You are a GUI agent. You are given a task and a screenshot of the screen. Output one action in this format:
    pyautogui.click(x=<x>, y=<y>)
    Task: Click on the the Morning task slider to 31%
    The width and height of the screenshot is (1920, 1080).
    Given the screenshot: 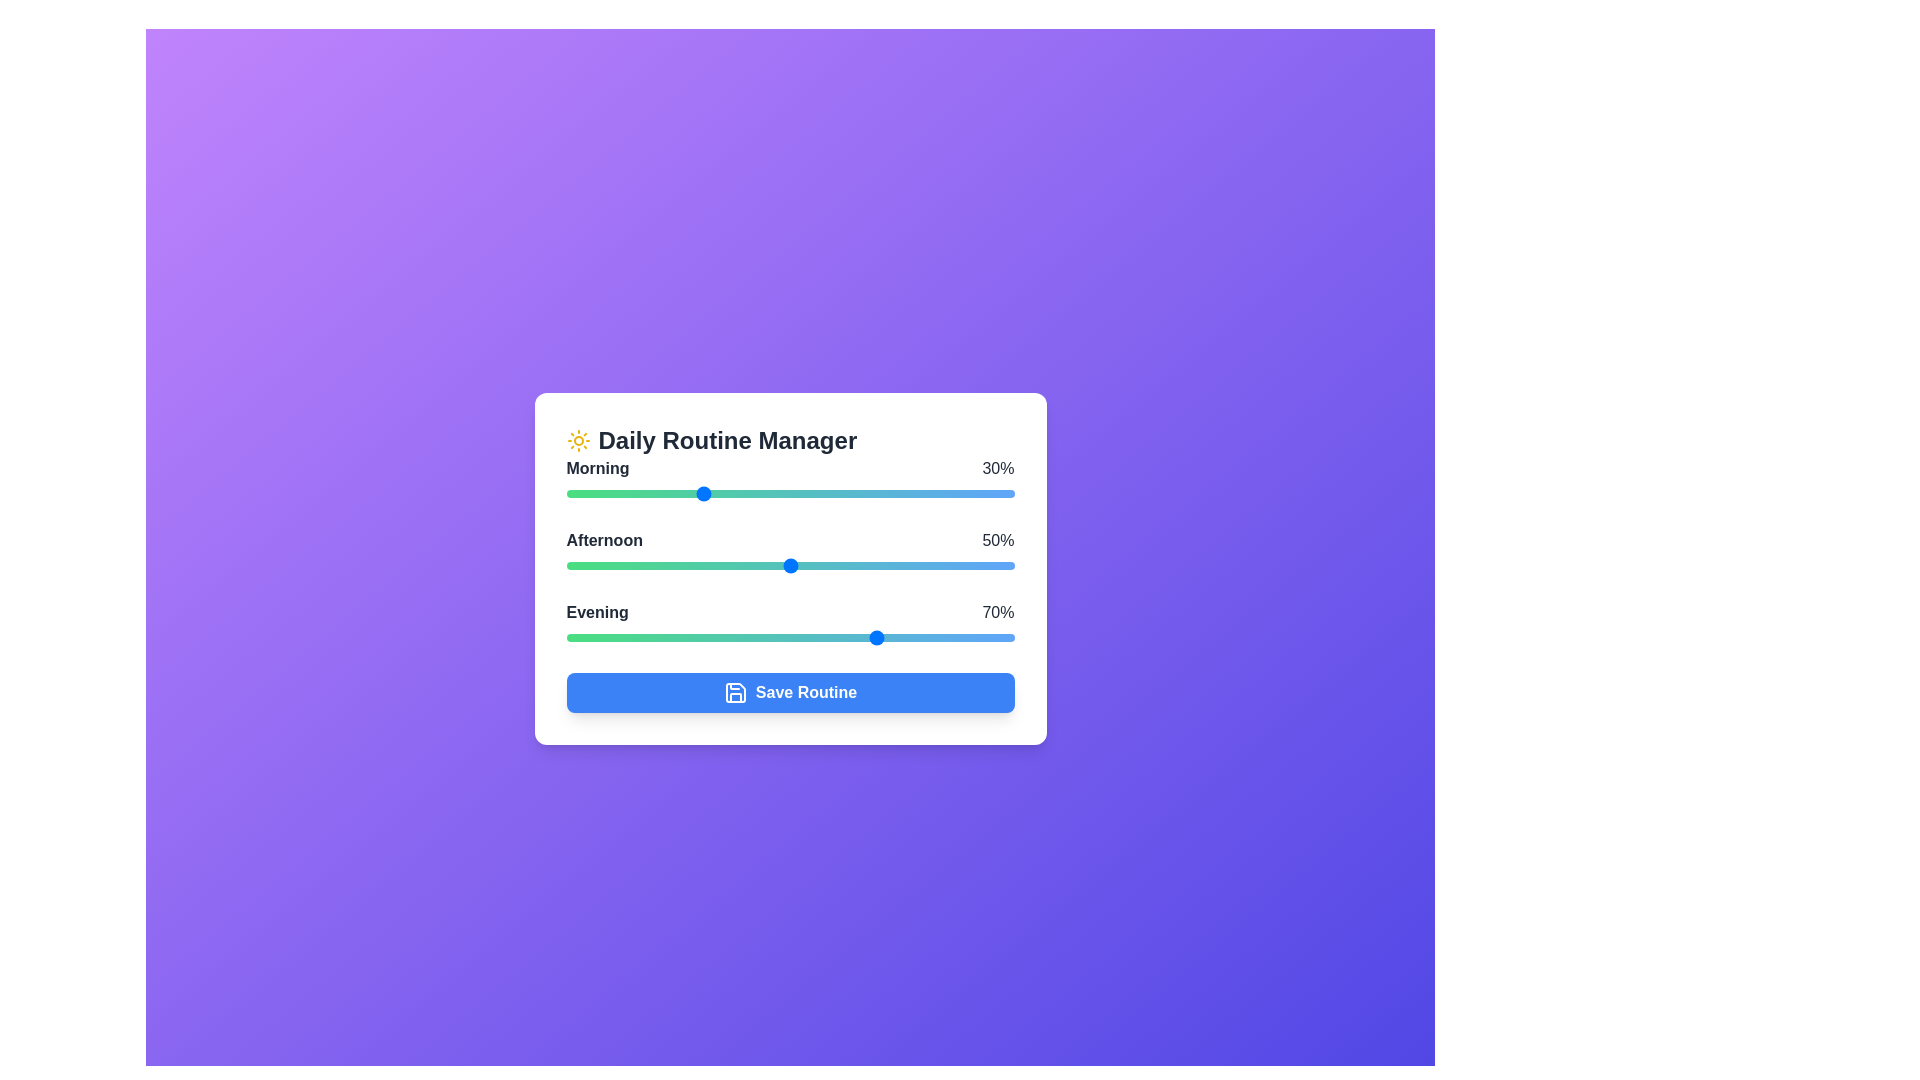 What is the action you would take?
    pyautogui.click(x=705, y=493)
    